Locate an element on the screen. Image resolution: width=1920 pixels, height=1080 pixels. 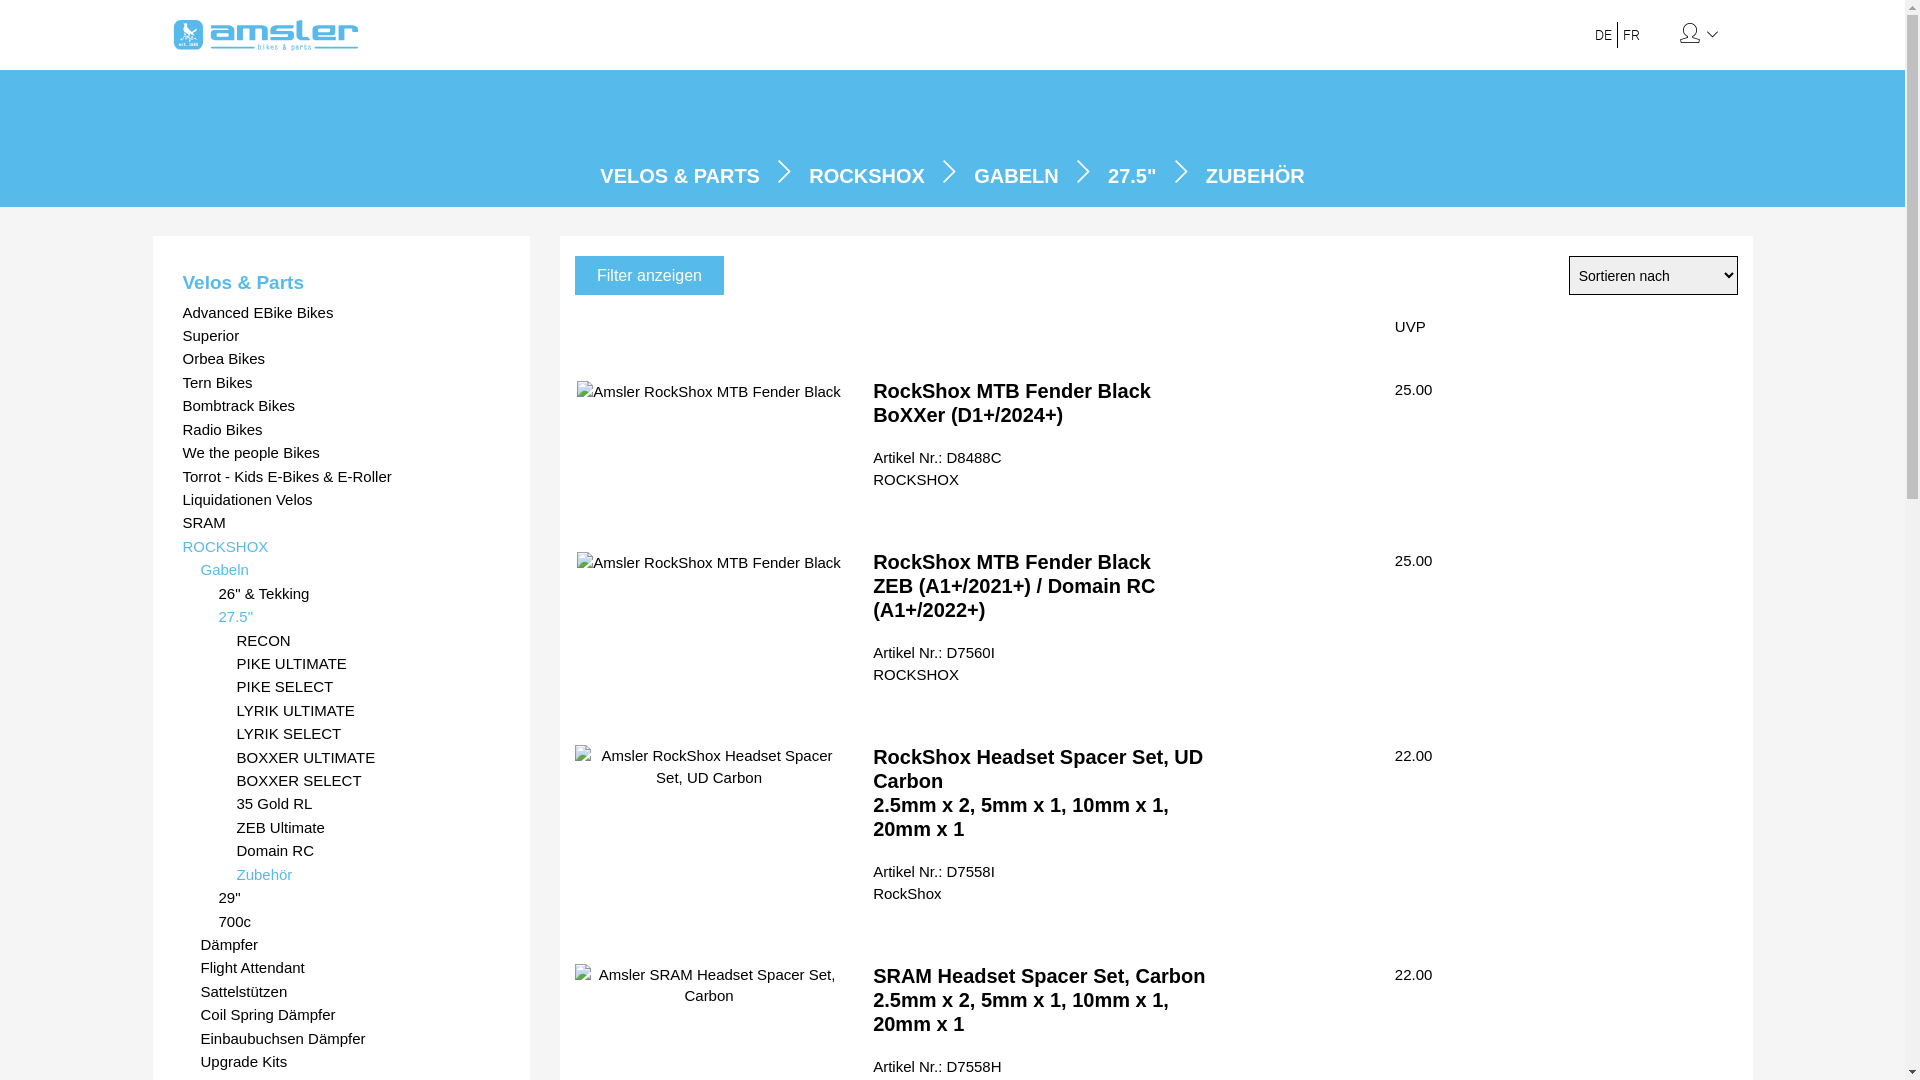
'VELOS & PARTS' is located at coordinates (680, 175).